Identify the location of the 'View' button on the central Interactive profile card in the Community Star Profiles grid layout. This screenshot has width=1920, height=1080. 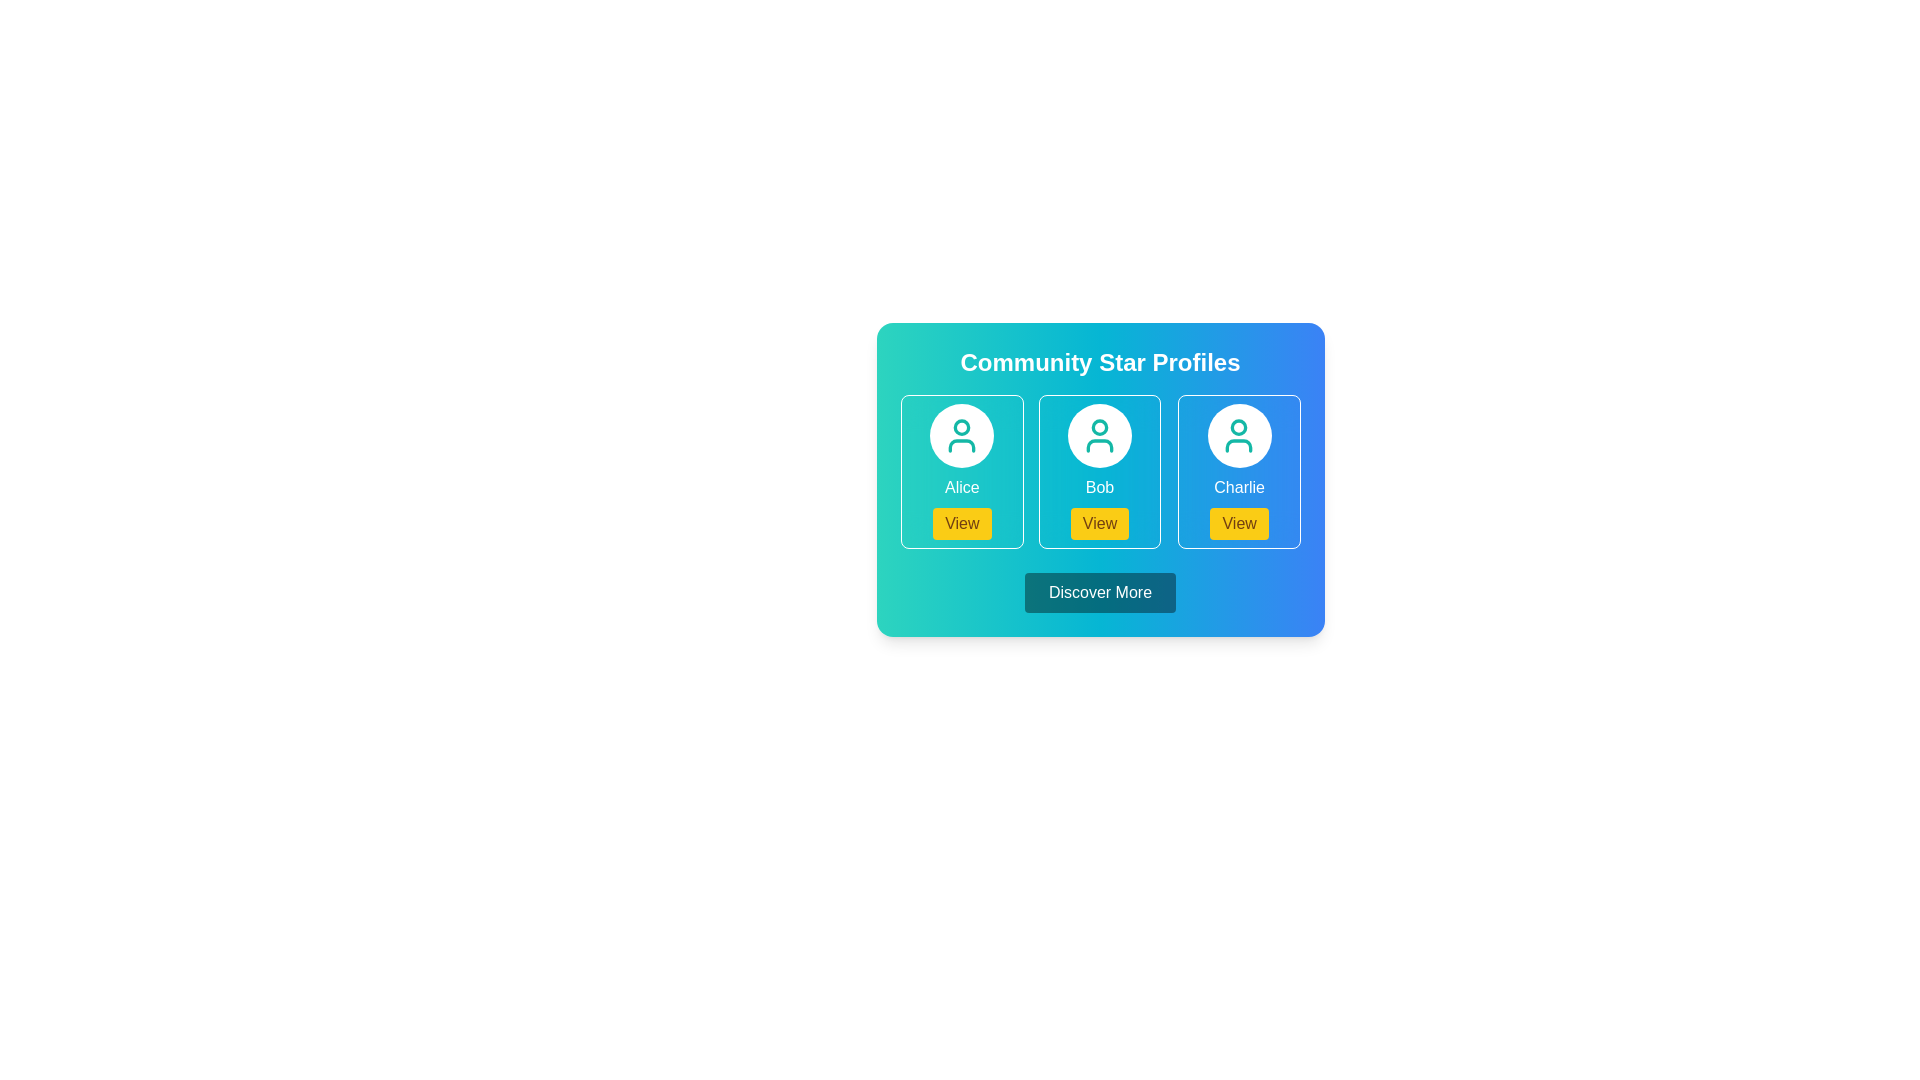
(1099, 471).